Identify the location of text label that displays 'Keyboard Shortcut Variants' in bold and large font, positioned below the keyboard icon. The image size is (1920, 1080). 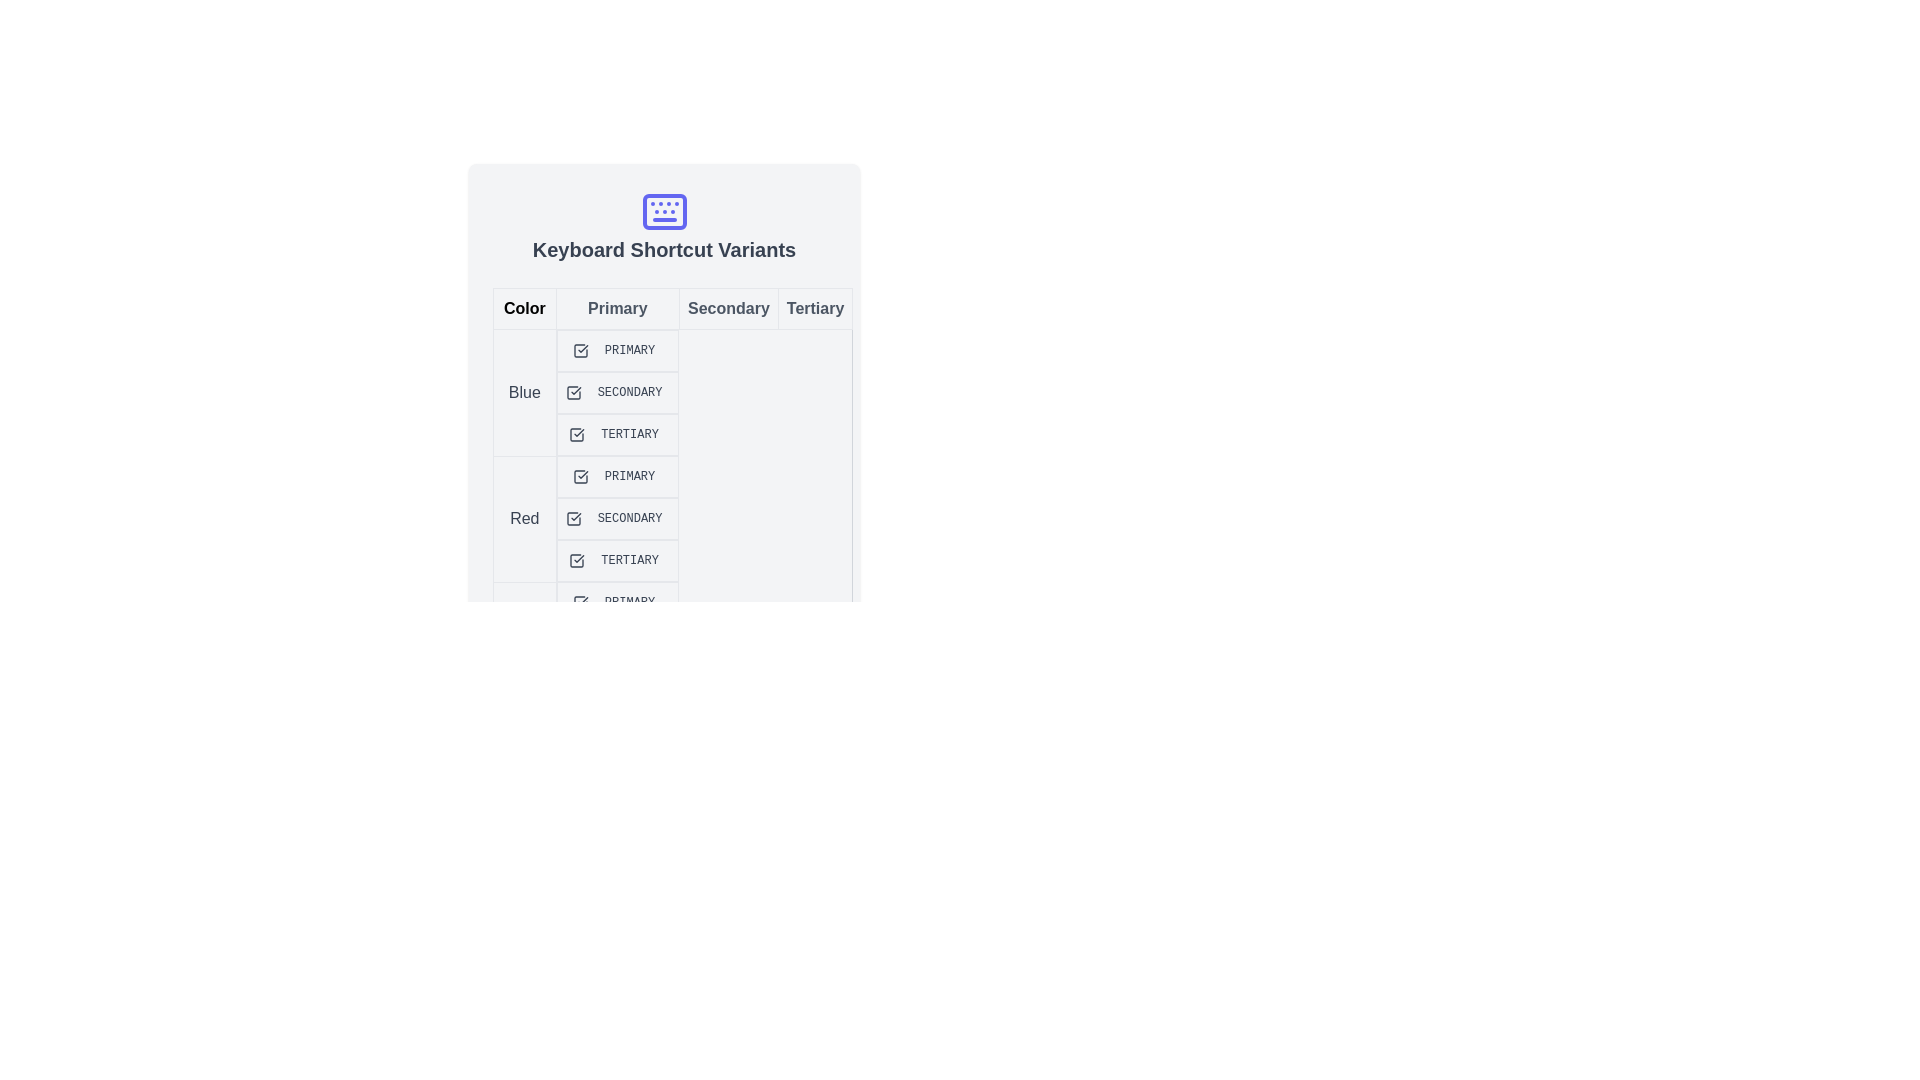
(664, 249).